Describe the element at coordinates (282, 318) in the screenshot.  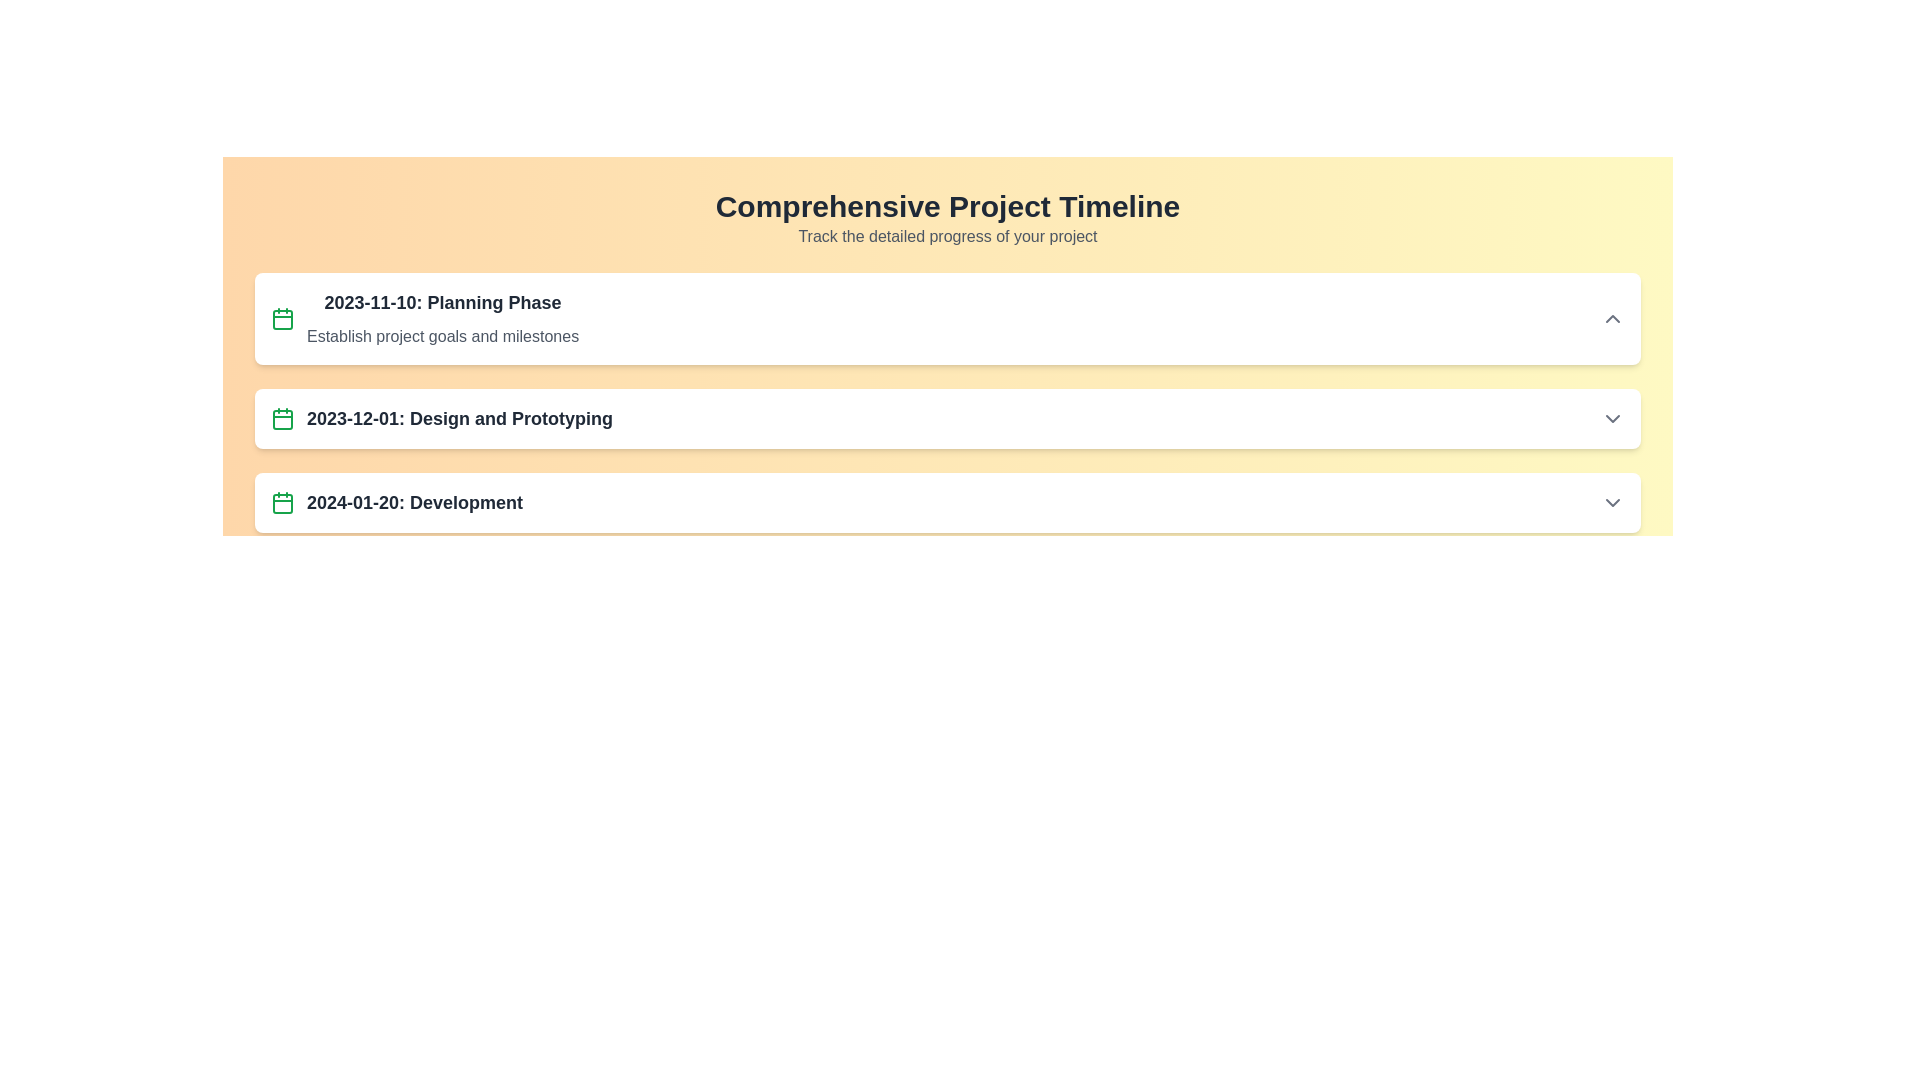
I see `the calendar icon with a green outline located to the left of the text '2023-11-10: Planning Phase' in the project milestones list` at that location.